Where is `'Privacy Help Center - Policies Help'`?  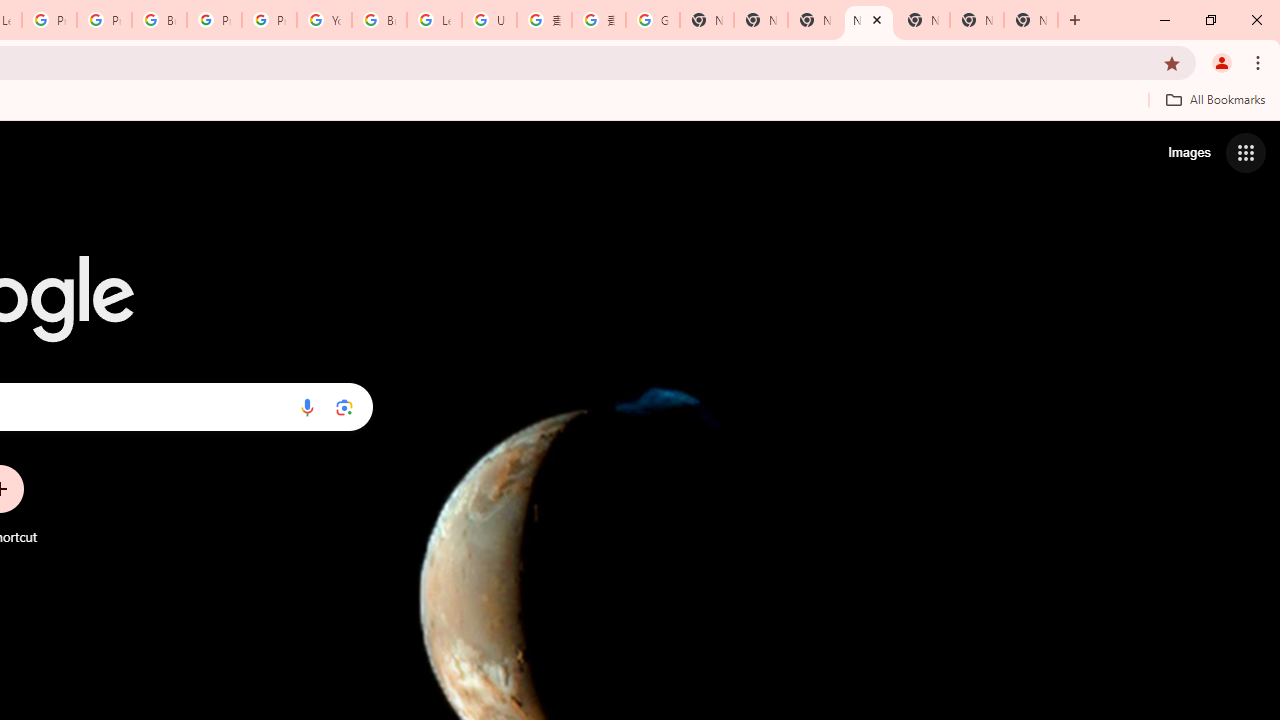
'Privacy Help Center - Policies Help' is located at coordinates (49, 20).